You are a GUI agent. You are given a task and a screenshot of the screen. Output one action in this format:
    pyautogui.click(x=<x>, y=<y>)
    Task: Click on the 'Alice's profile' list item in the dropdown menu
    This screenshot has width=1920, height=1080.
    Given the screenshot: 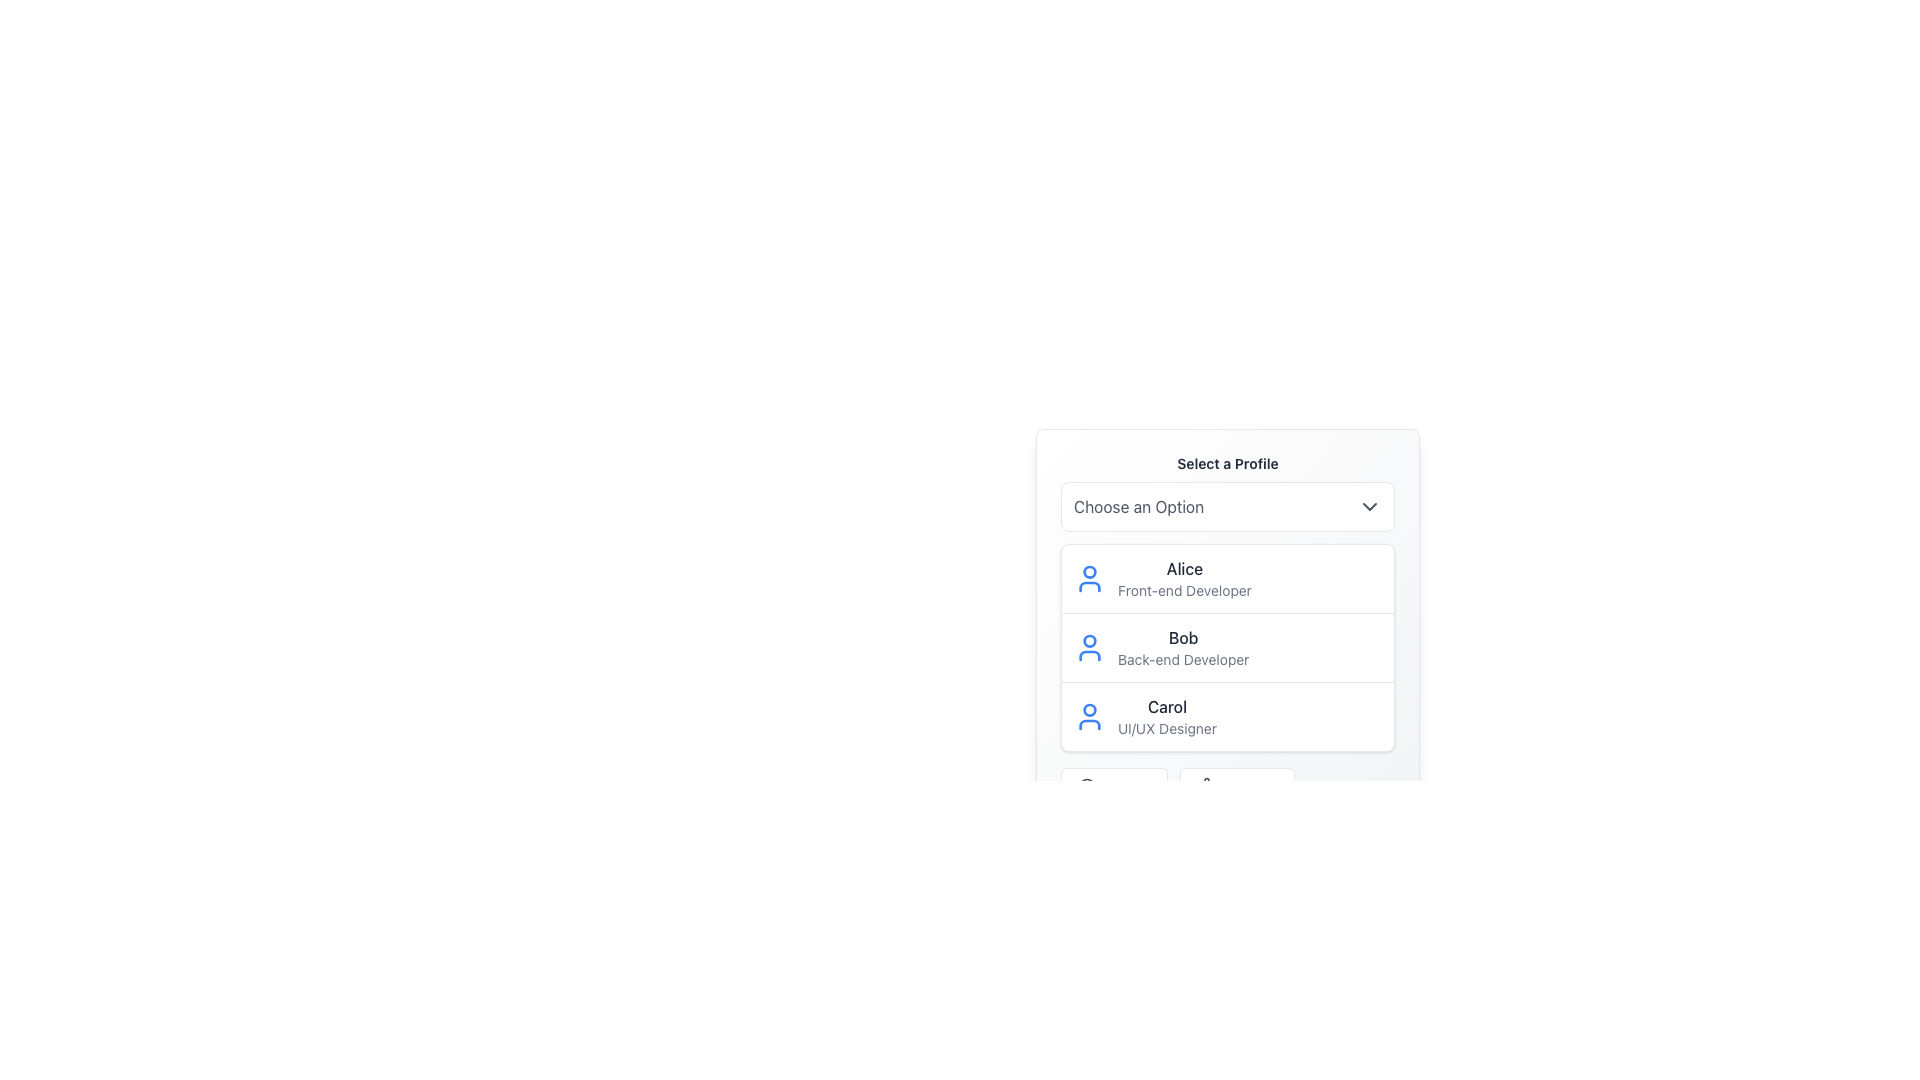 What is the action you would take?
    pyautogui.click(x=1227, y=578)
    